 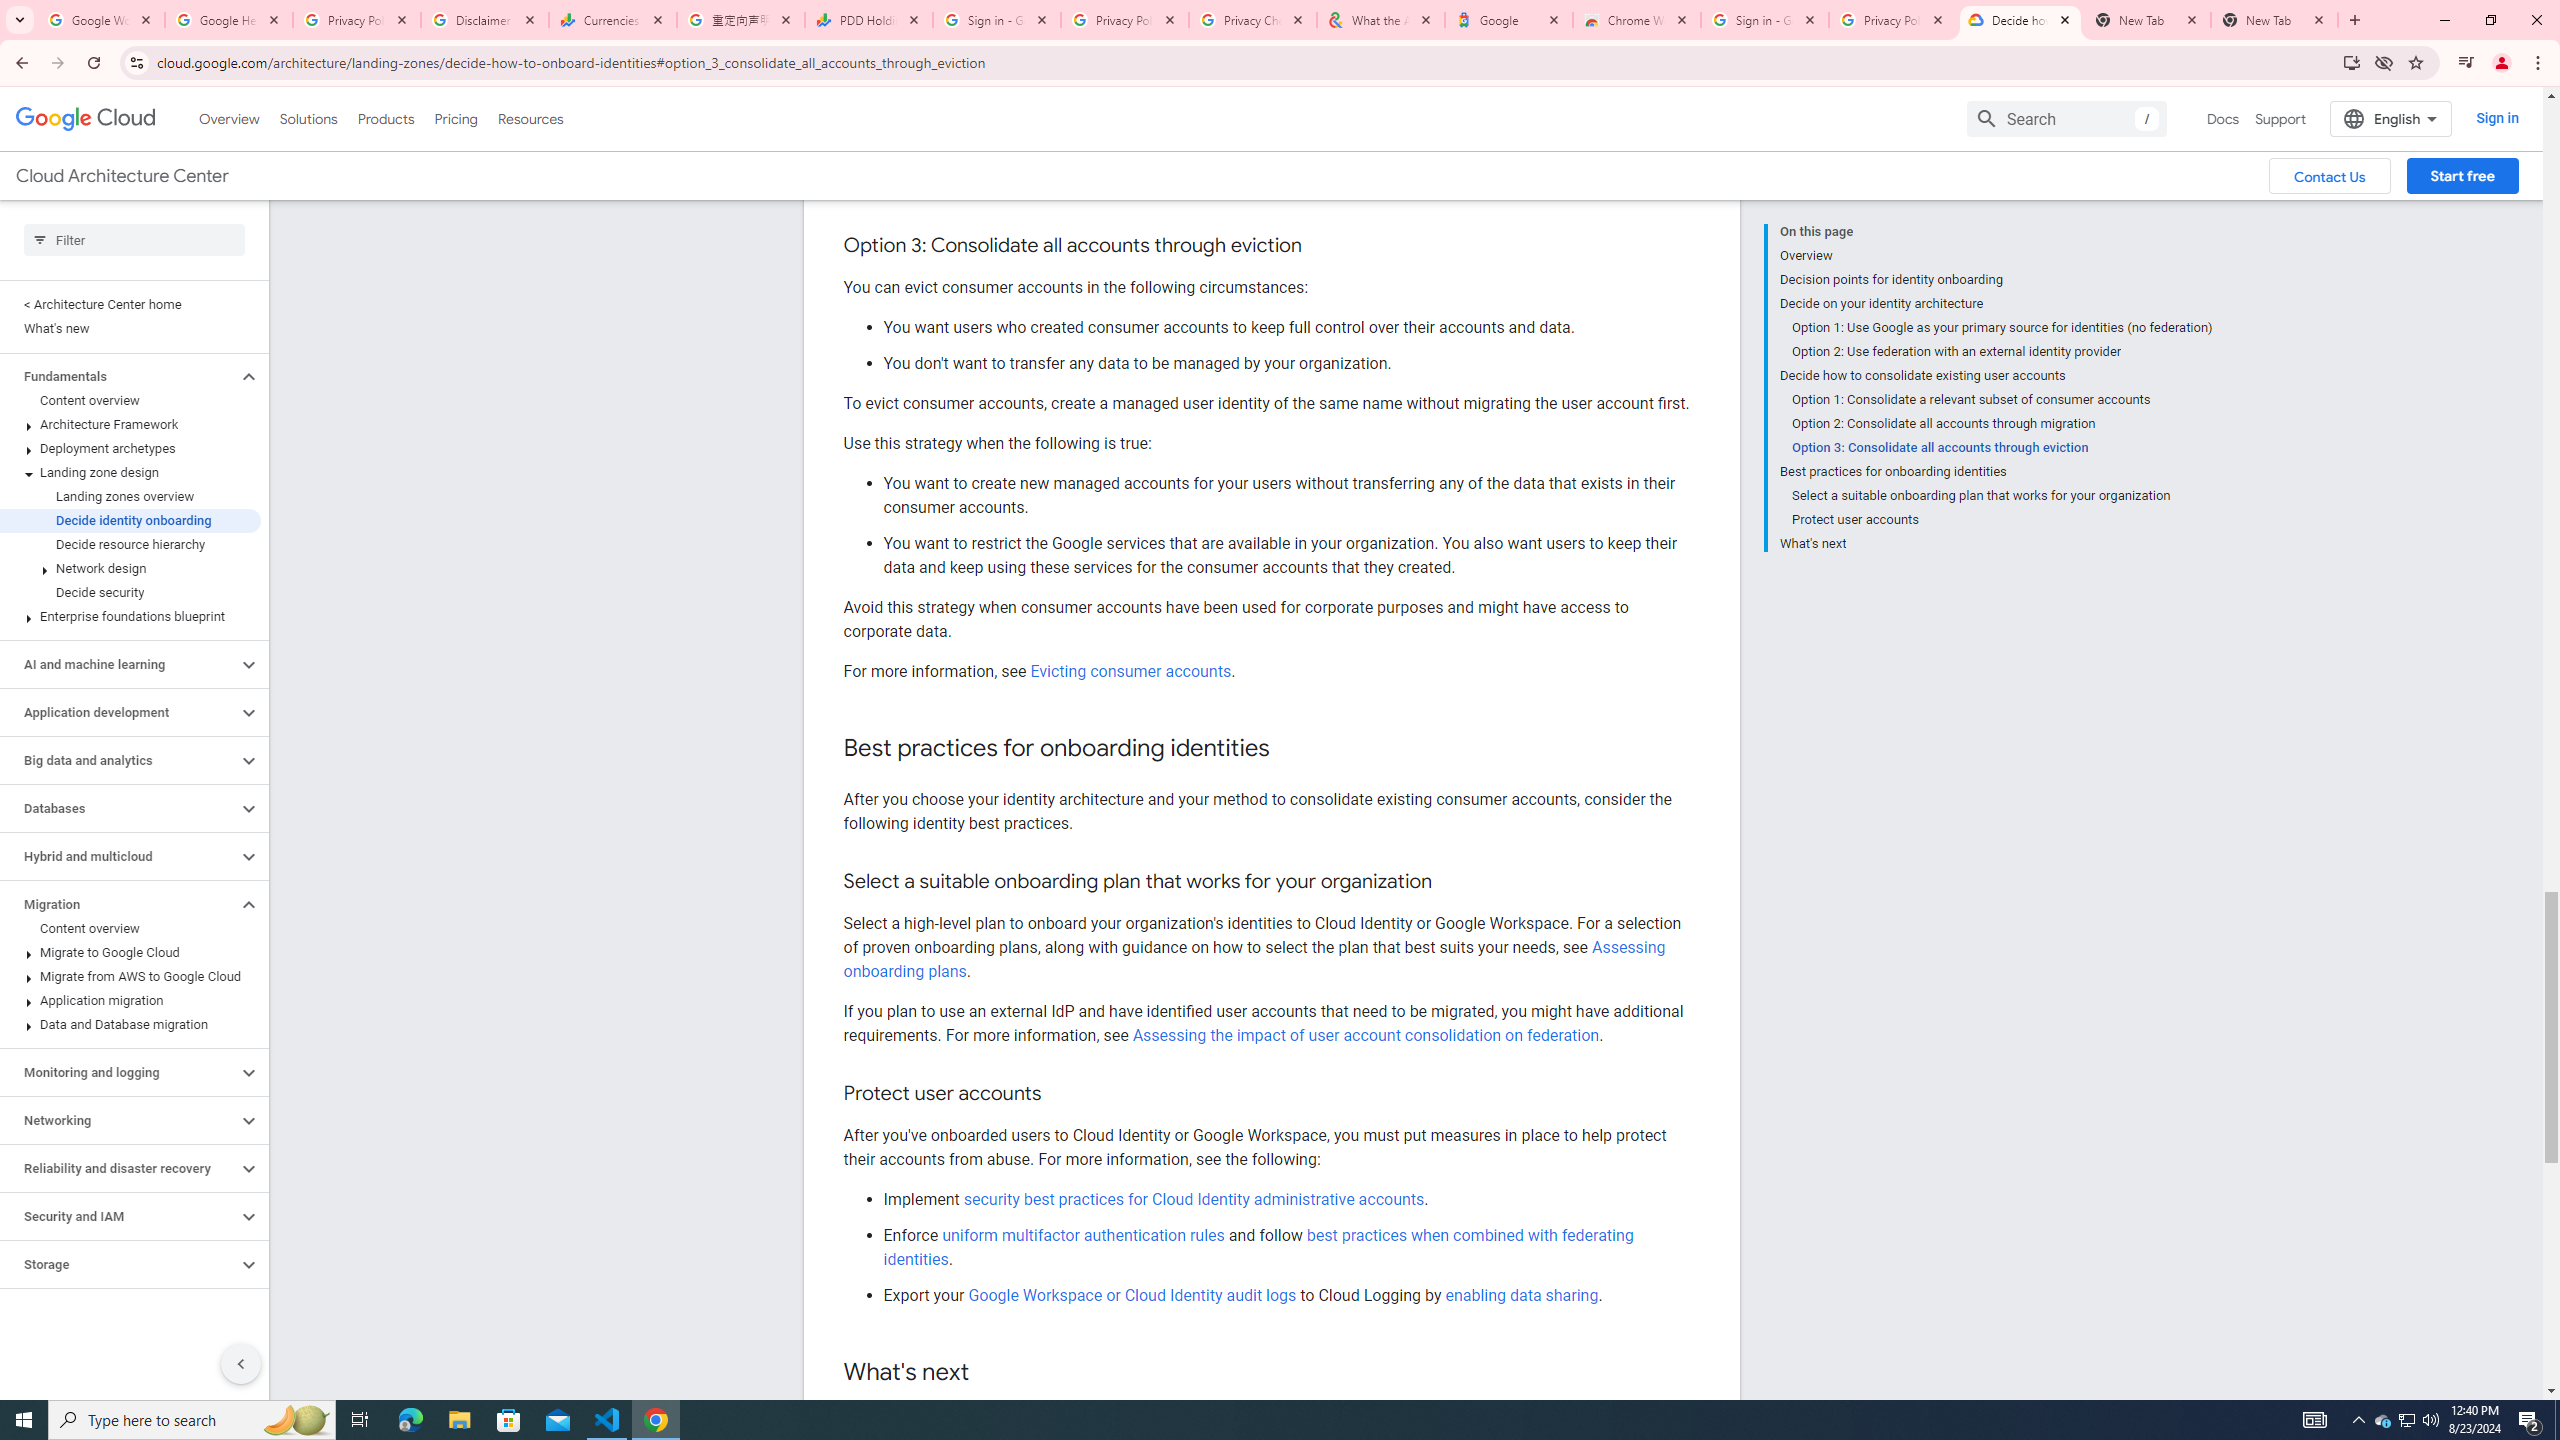 What do you see at coordinates (1520, 1294) in the screenshot?
I see `'enabling data sharing'` at bounding box center [1520, 1294].